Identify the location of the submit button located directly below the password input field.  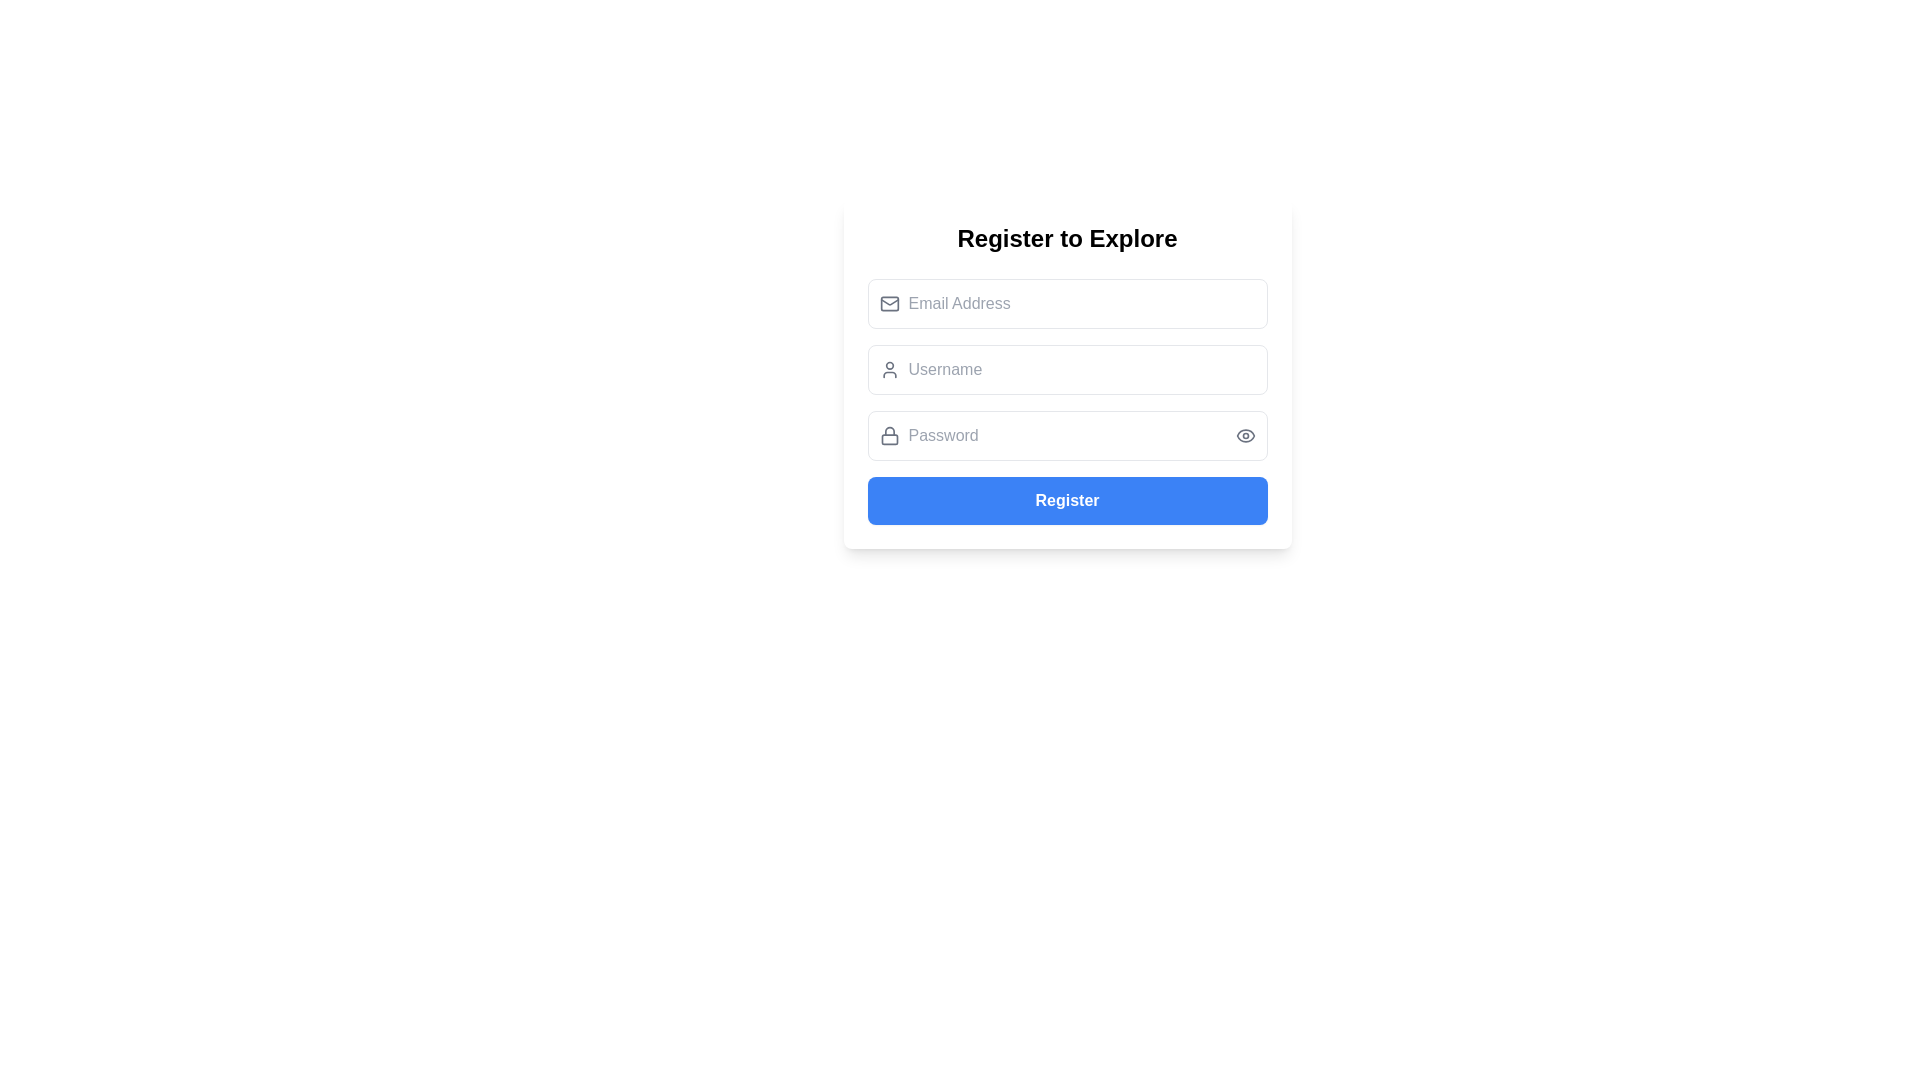
(1066, 500).